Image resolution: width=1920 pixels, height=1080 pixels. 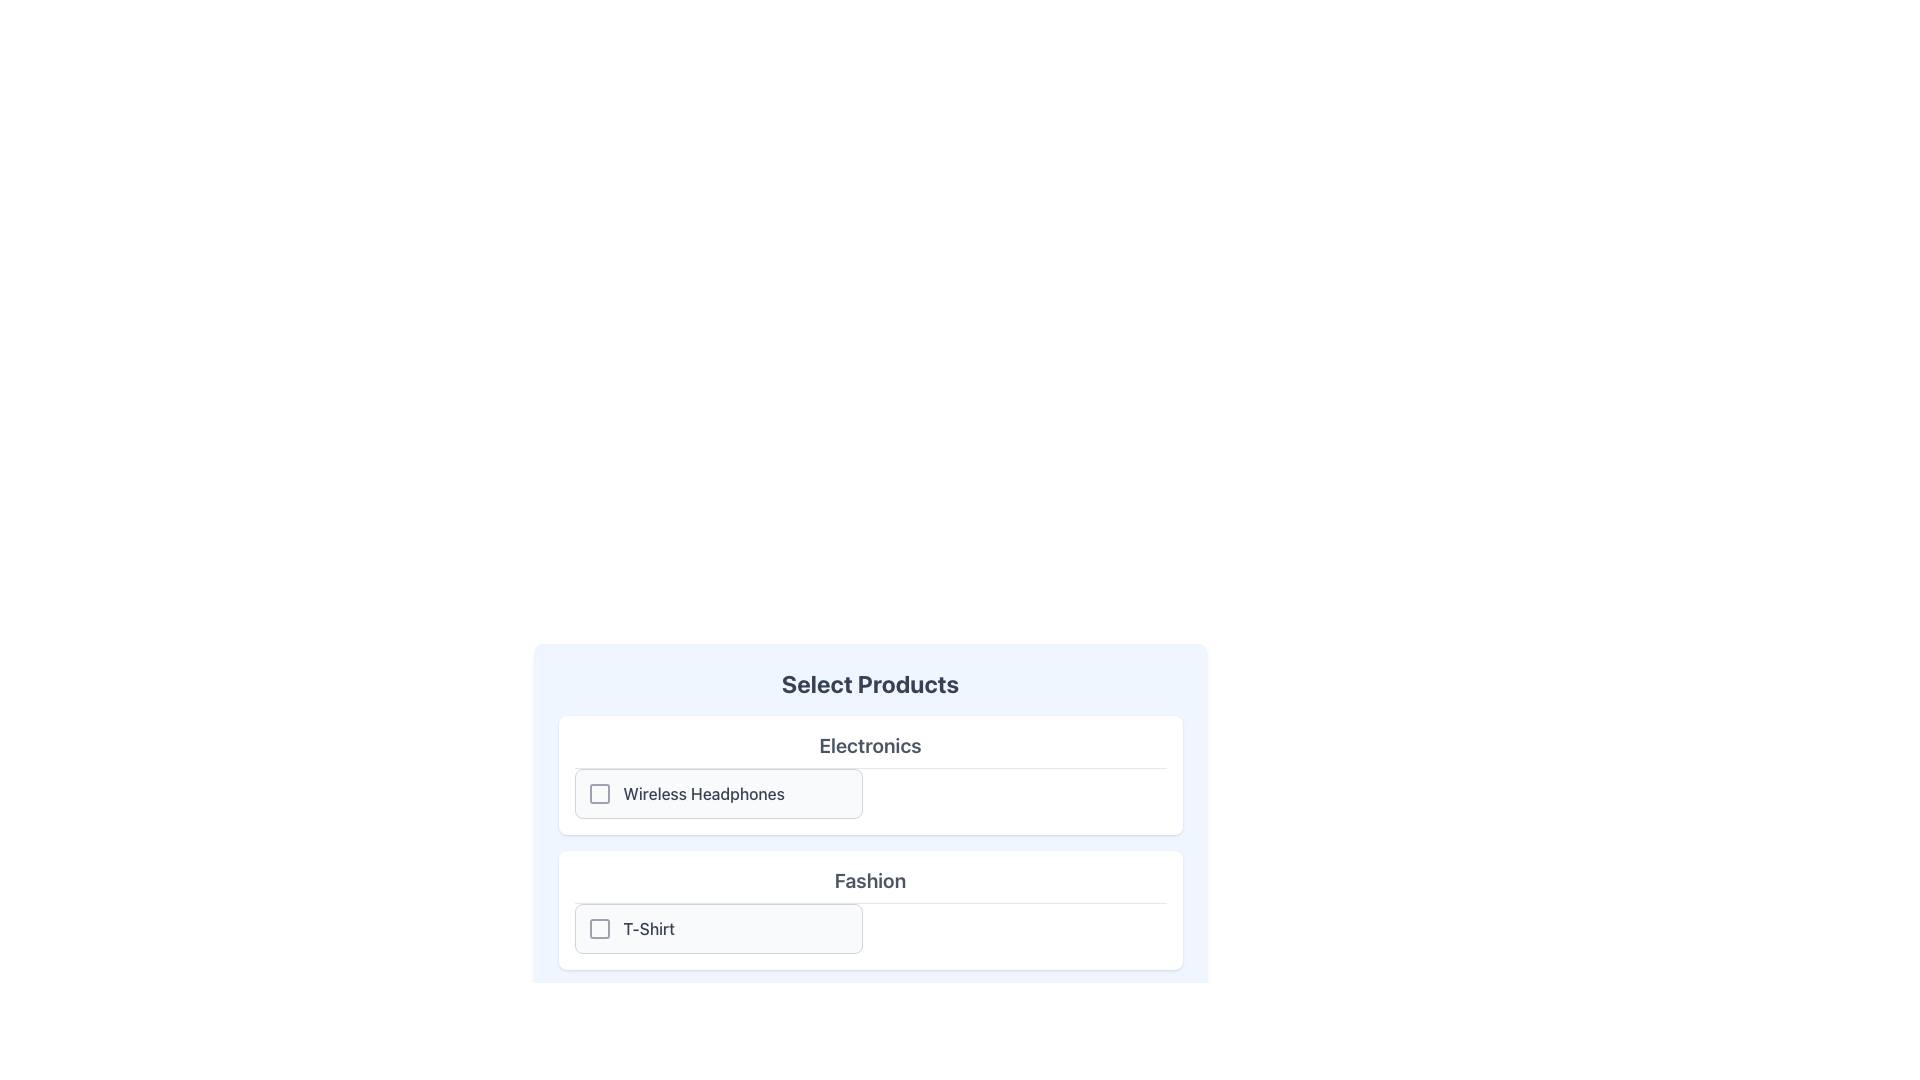 What do you see at coordinates (870, 793) in the screenshot?
I see `the checkbox for 'Wireless Headphones' in the product selection list located in the 'Electronics' section` at bounding box center [870, 793].